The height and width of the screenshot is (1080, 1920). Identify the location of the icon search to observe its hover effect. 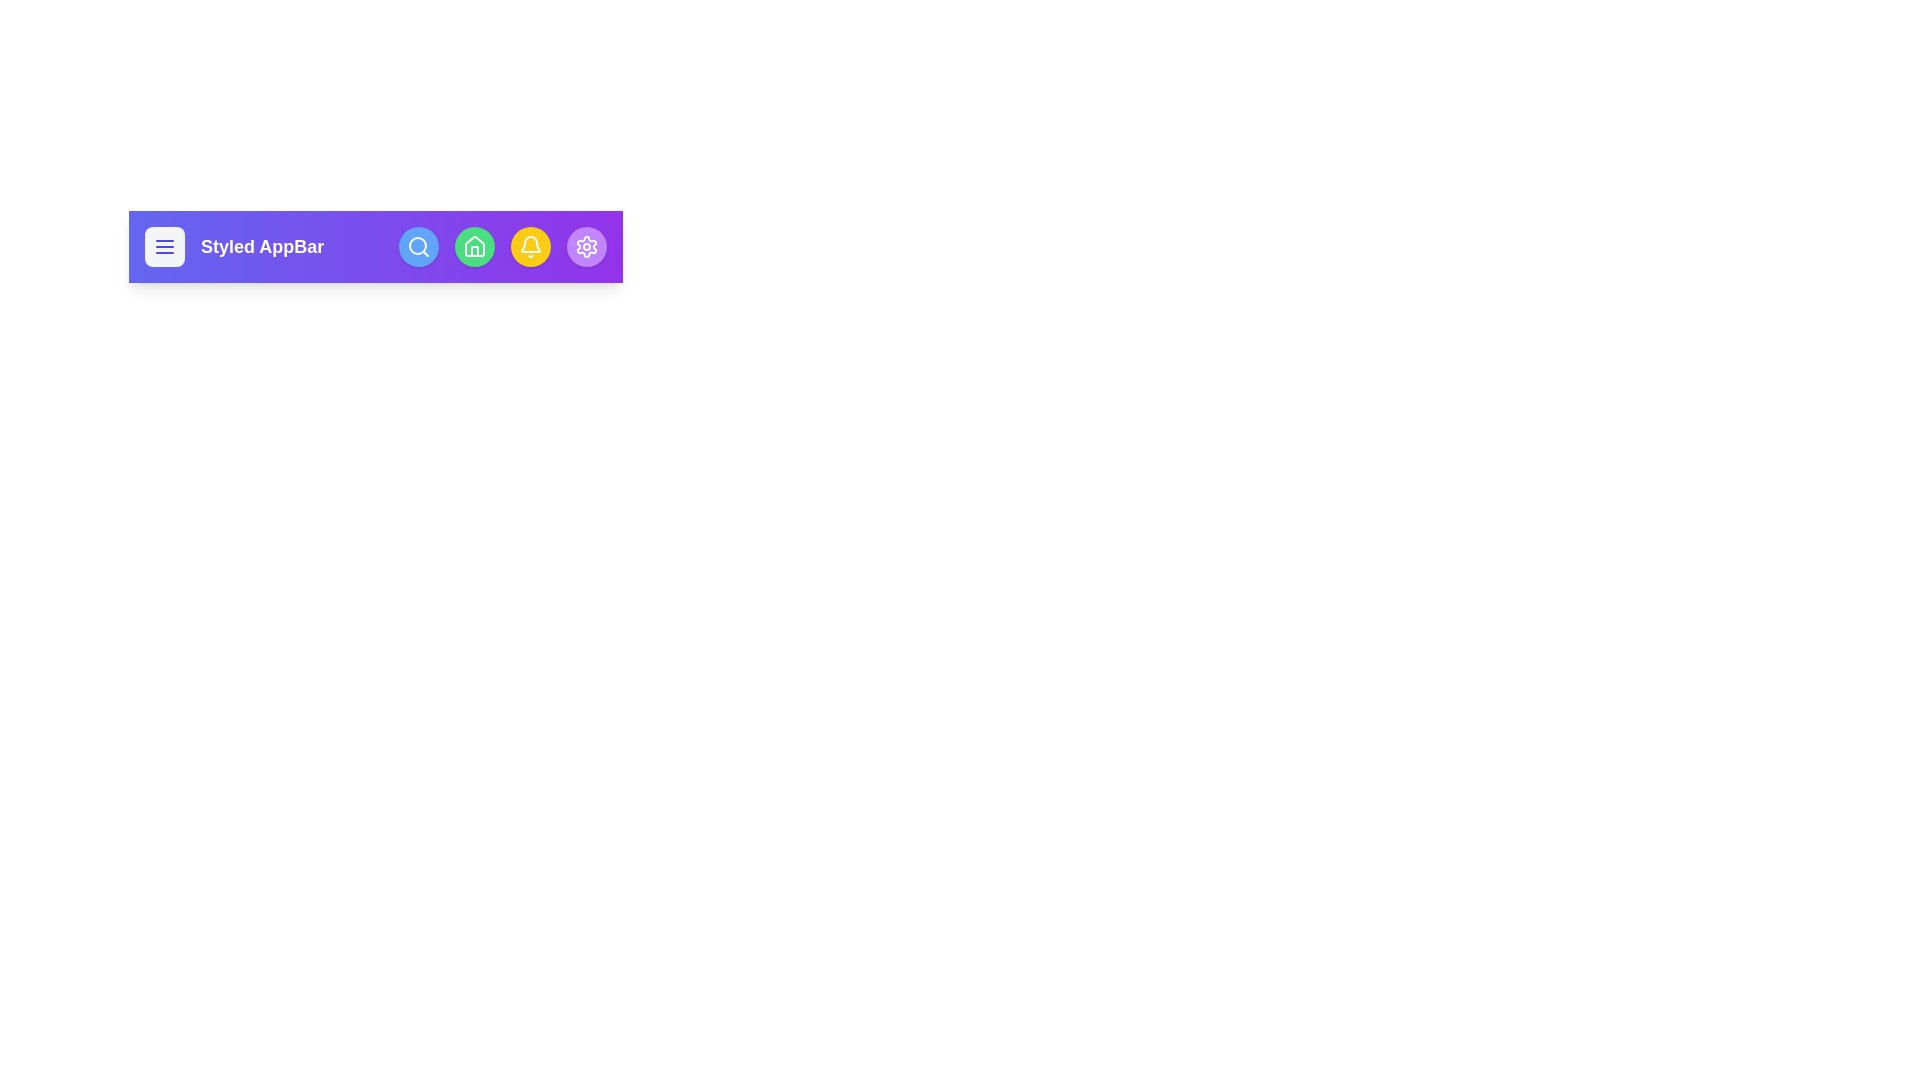
(417, 245).